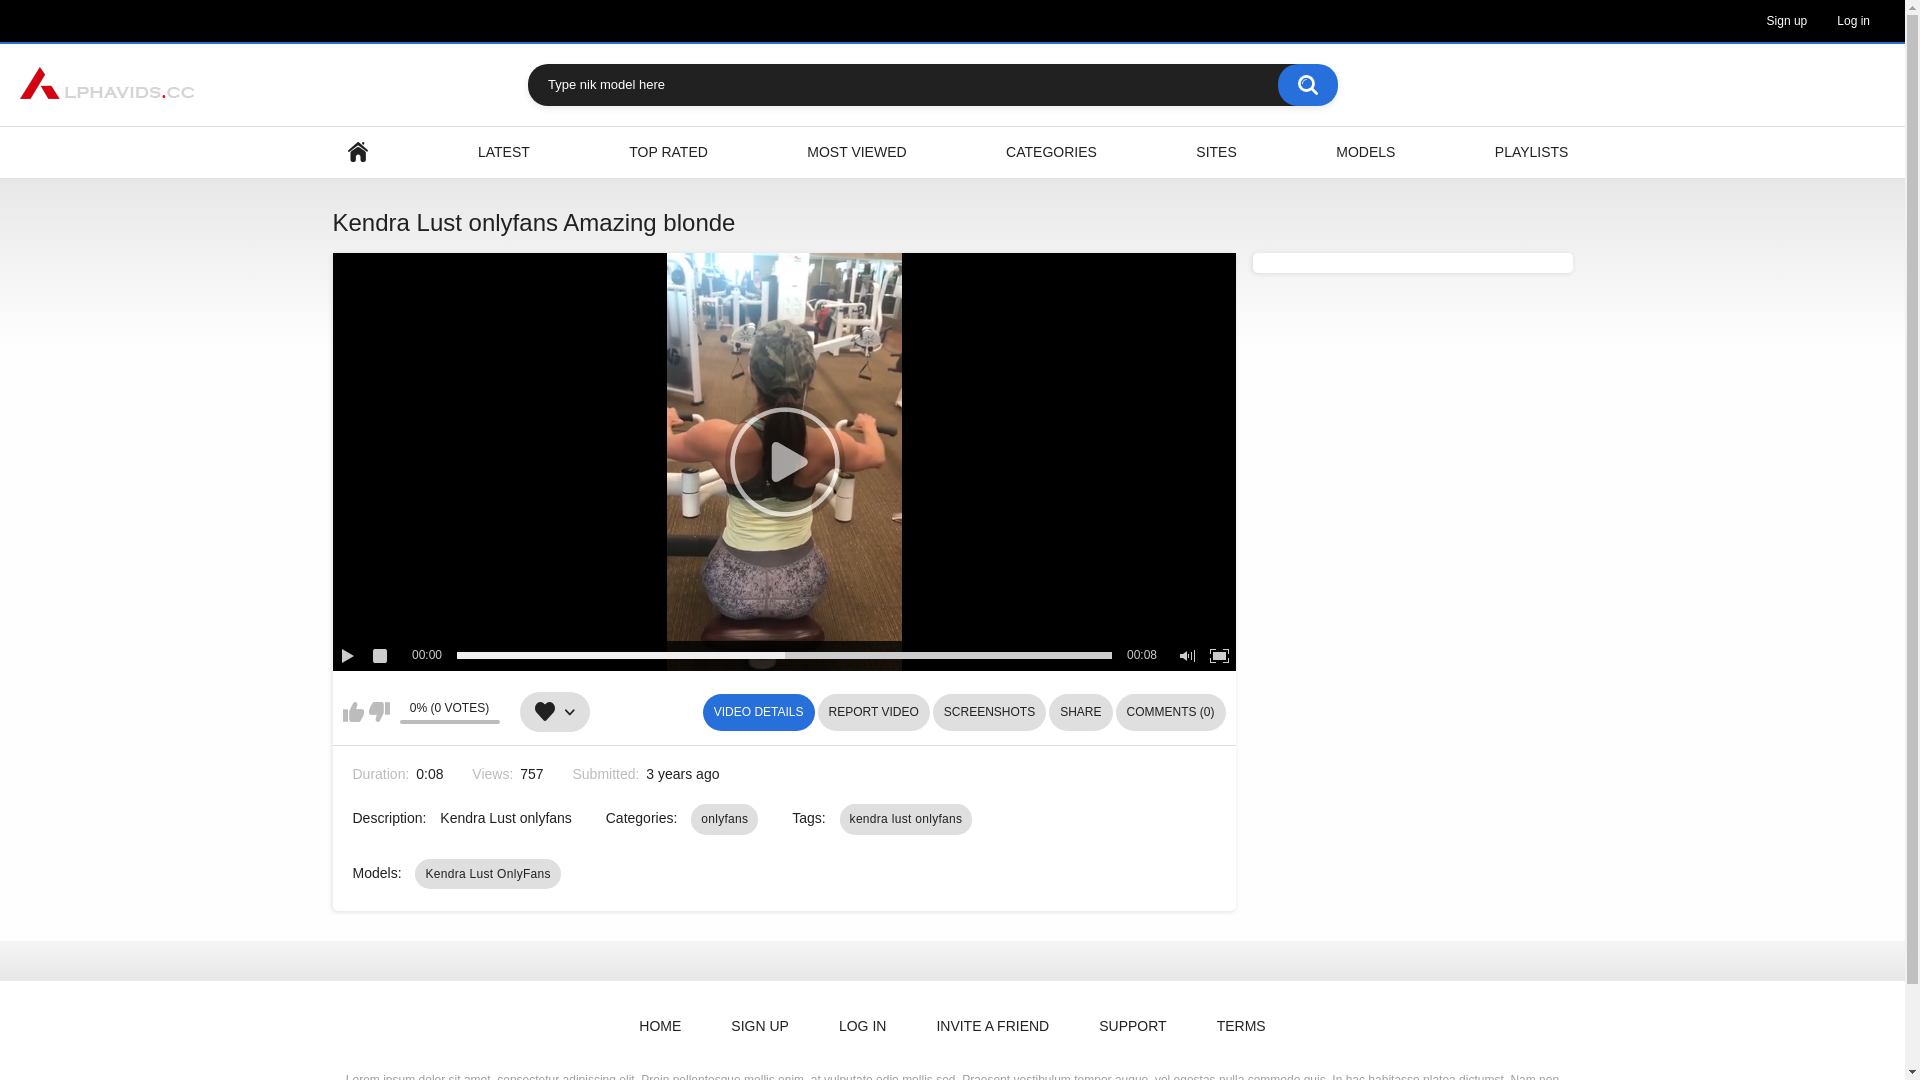 This screenshot has width=1920, height=1080. Describe the element at coordinates (992, 1026) in the screenshot. I see `'INVITE A FRIEND'` at that location.